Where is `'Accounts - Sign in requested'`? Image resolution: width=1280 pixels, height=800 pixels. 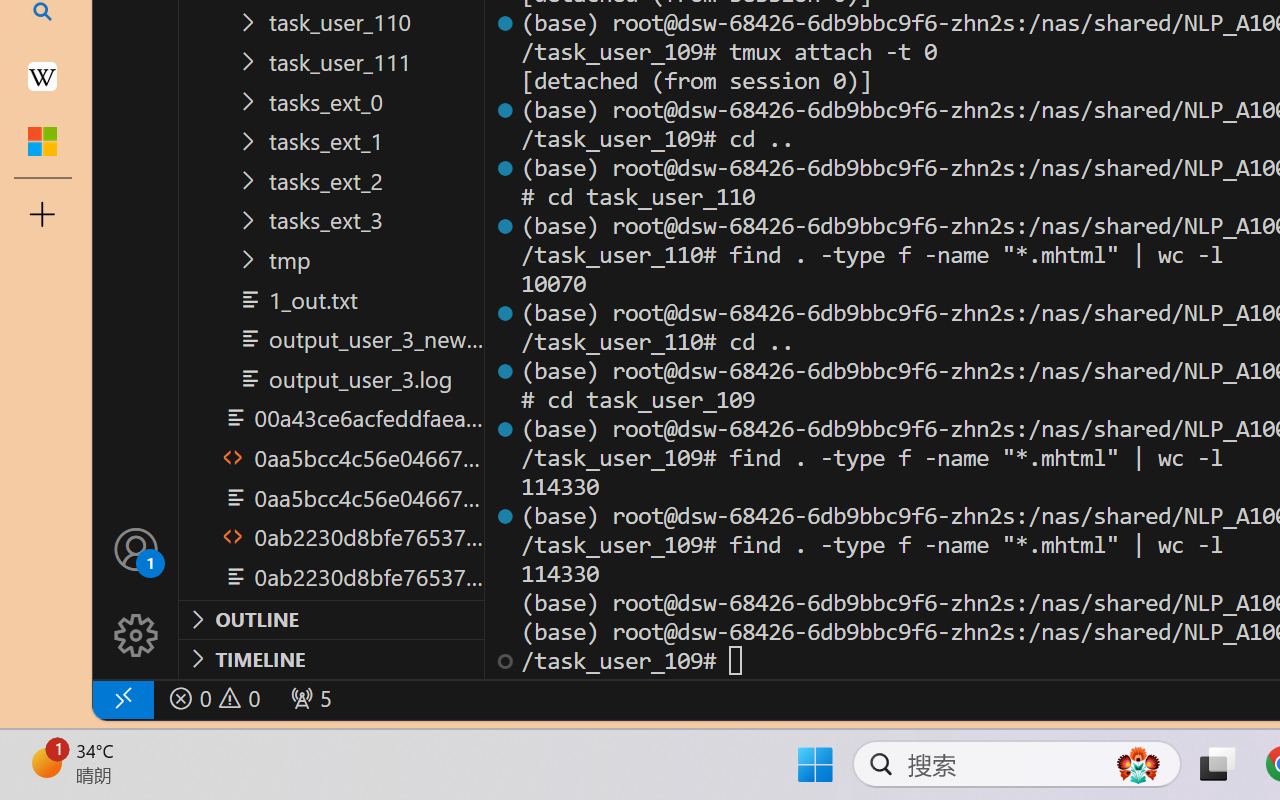 'Accounts - Sign in requested' is located at coordinates (134, 548).